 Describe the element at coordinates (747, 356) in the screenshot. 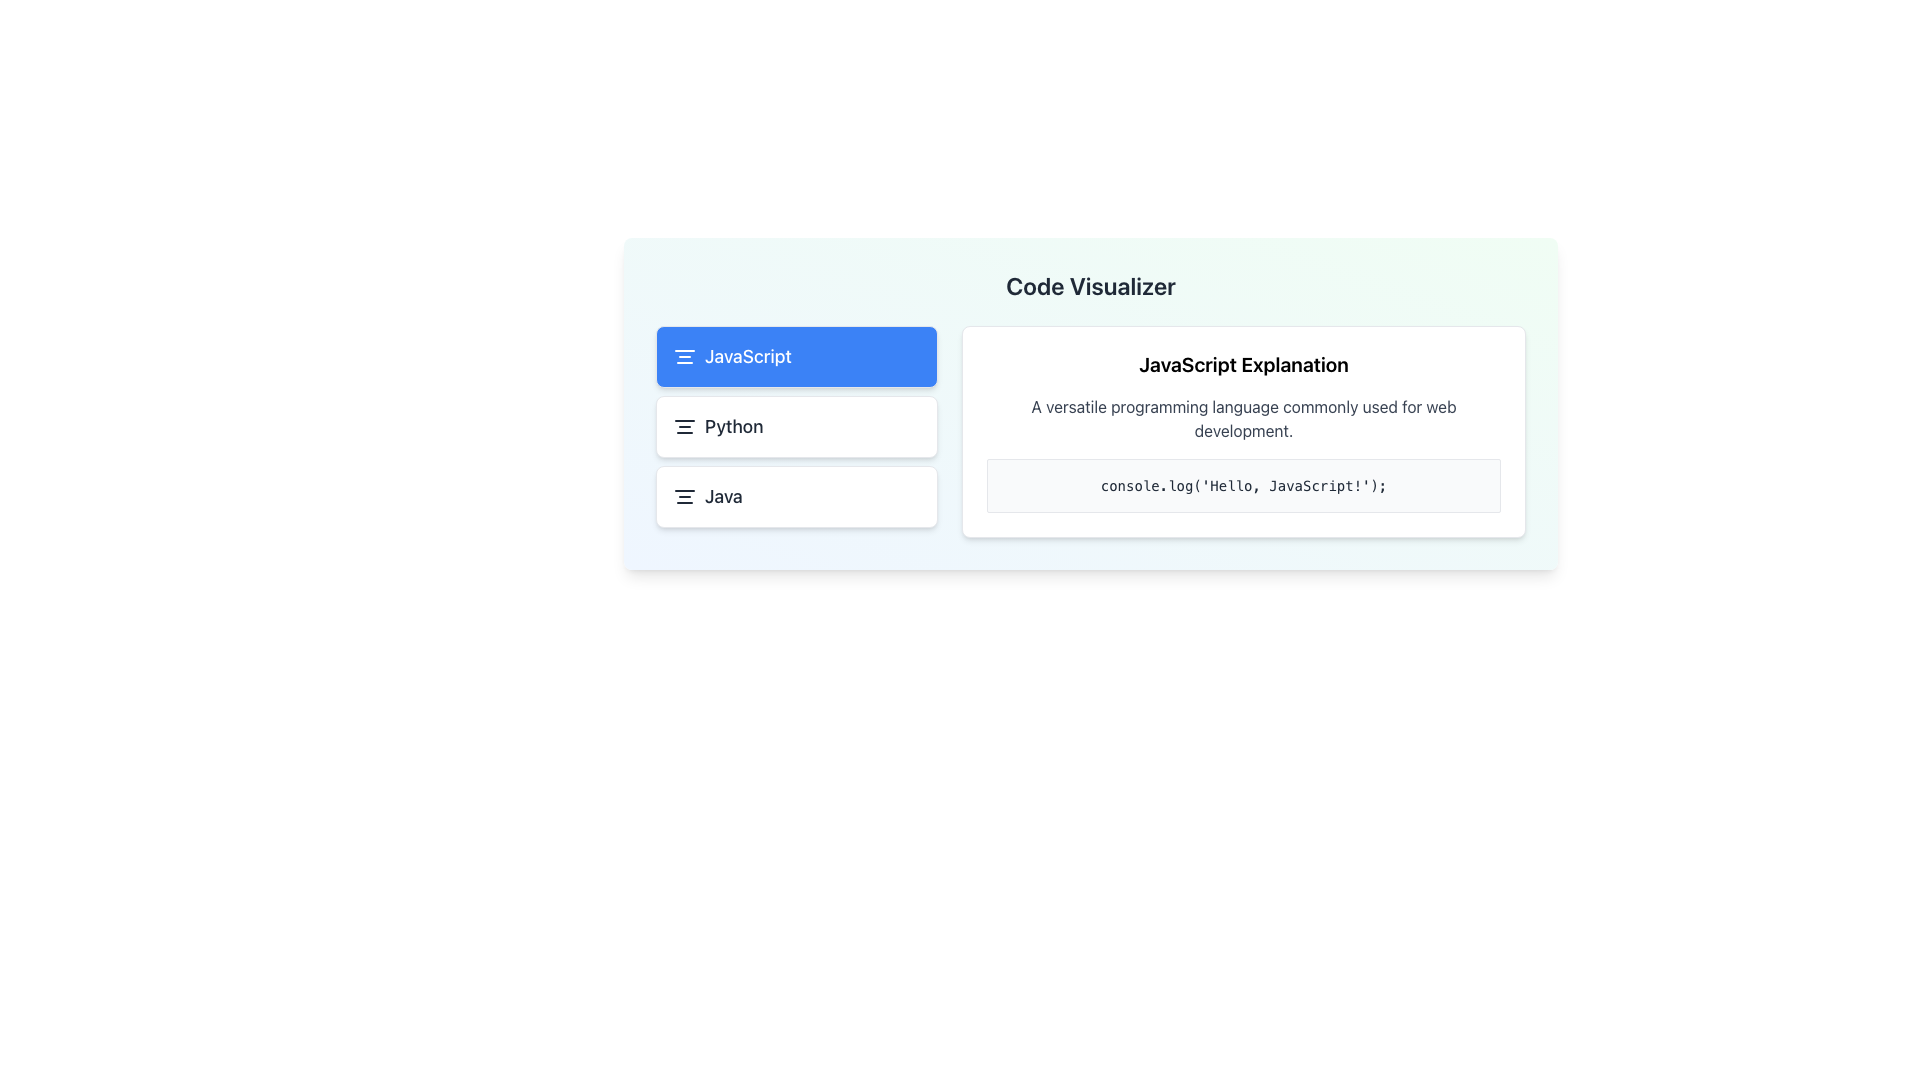

I see `text from the label indicating the selected programming language, which is positioned above the 'Python' option in the left panel` at that location.